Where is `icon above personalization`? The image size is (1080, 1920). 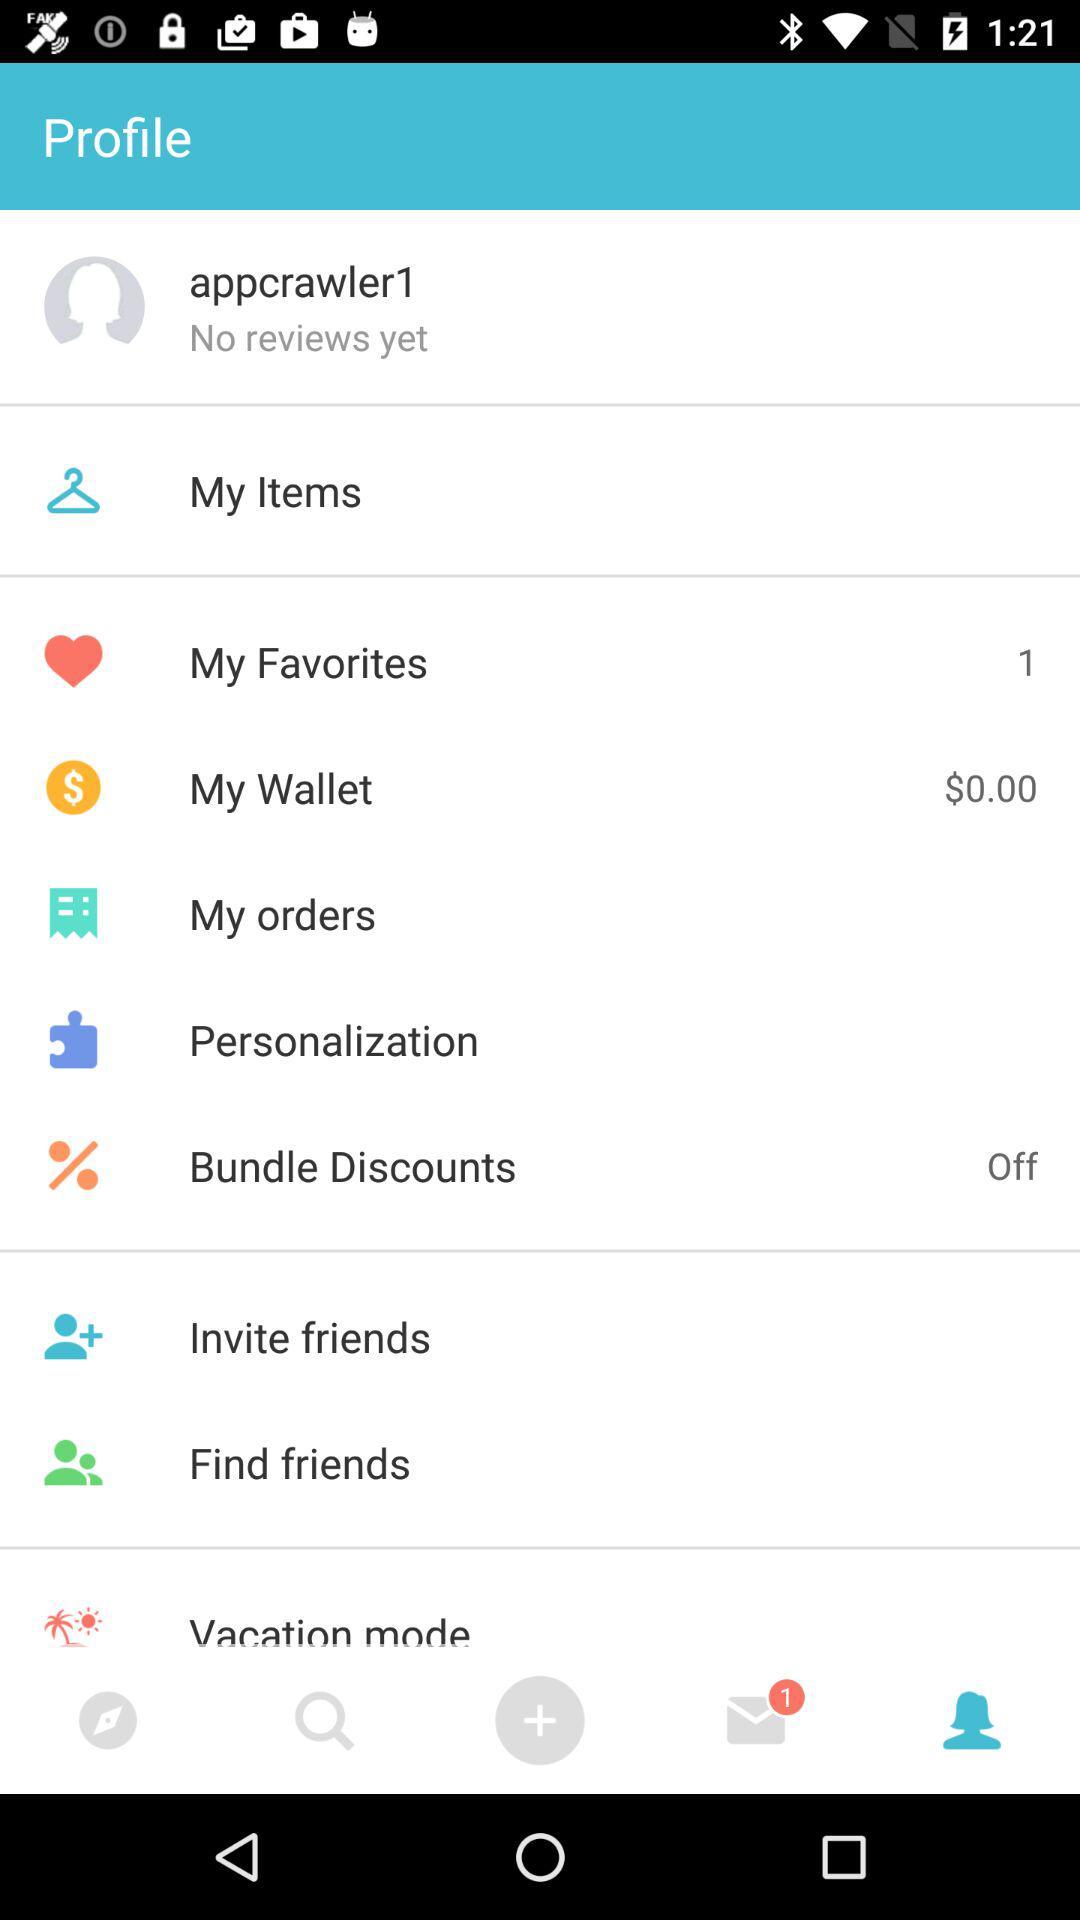
icon above personalization is located at coordinates (540, 912).